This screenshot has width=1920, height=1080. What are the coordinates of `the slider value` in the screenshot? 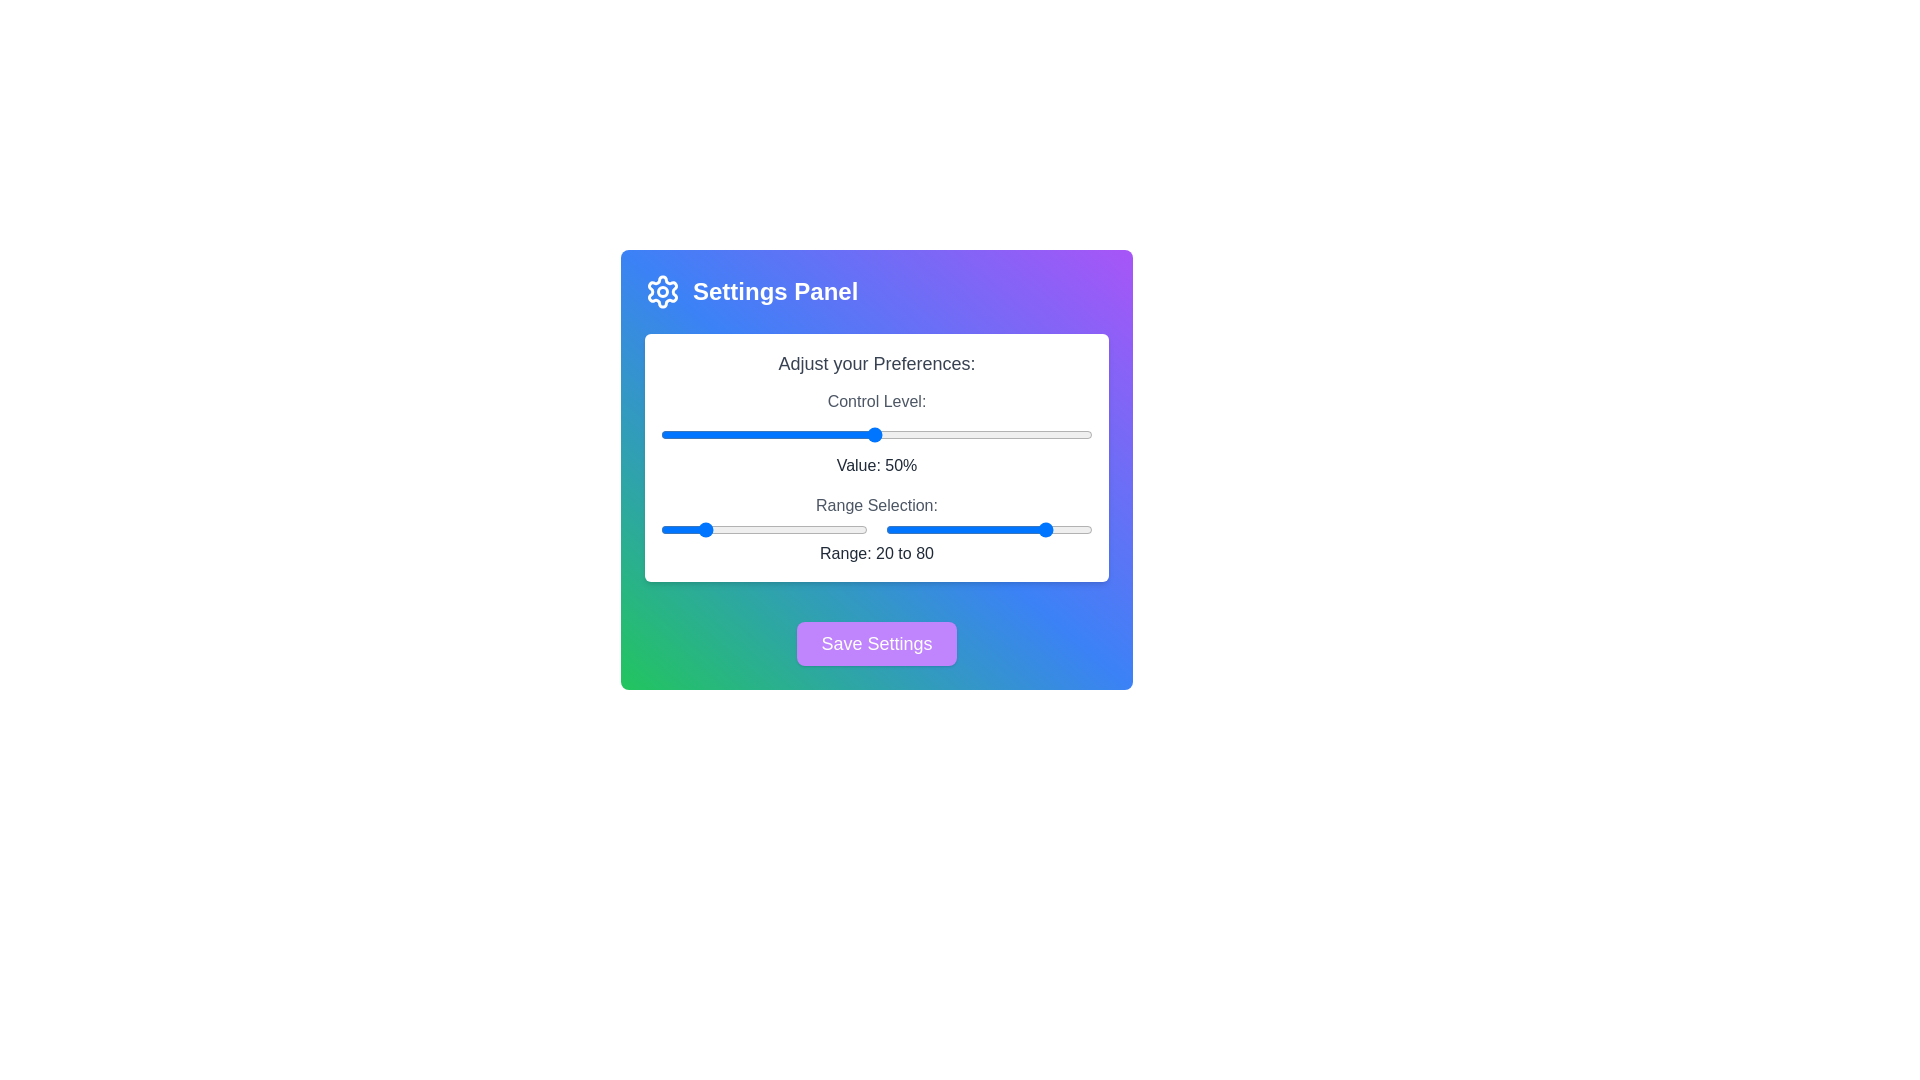 It's located at (921, 434).